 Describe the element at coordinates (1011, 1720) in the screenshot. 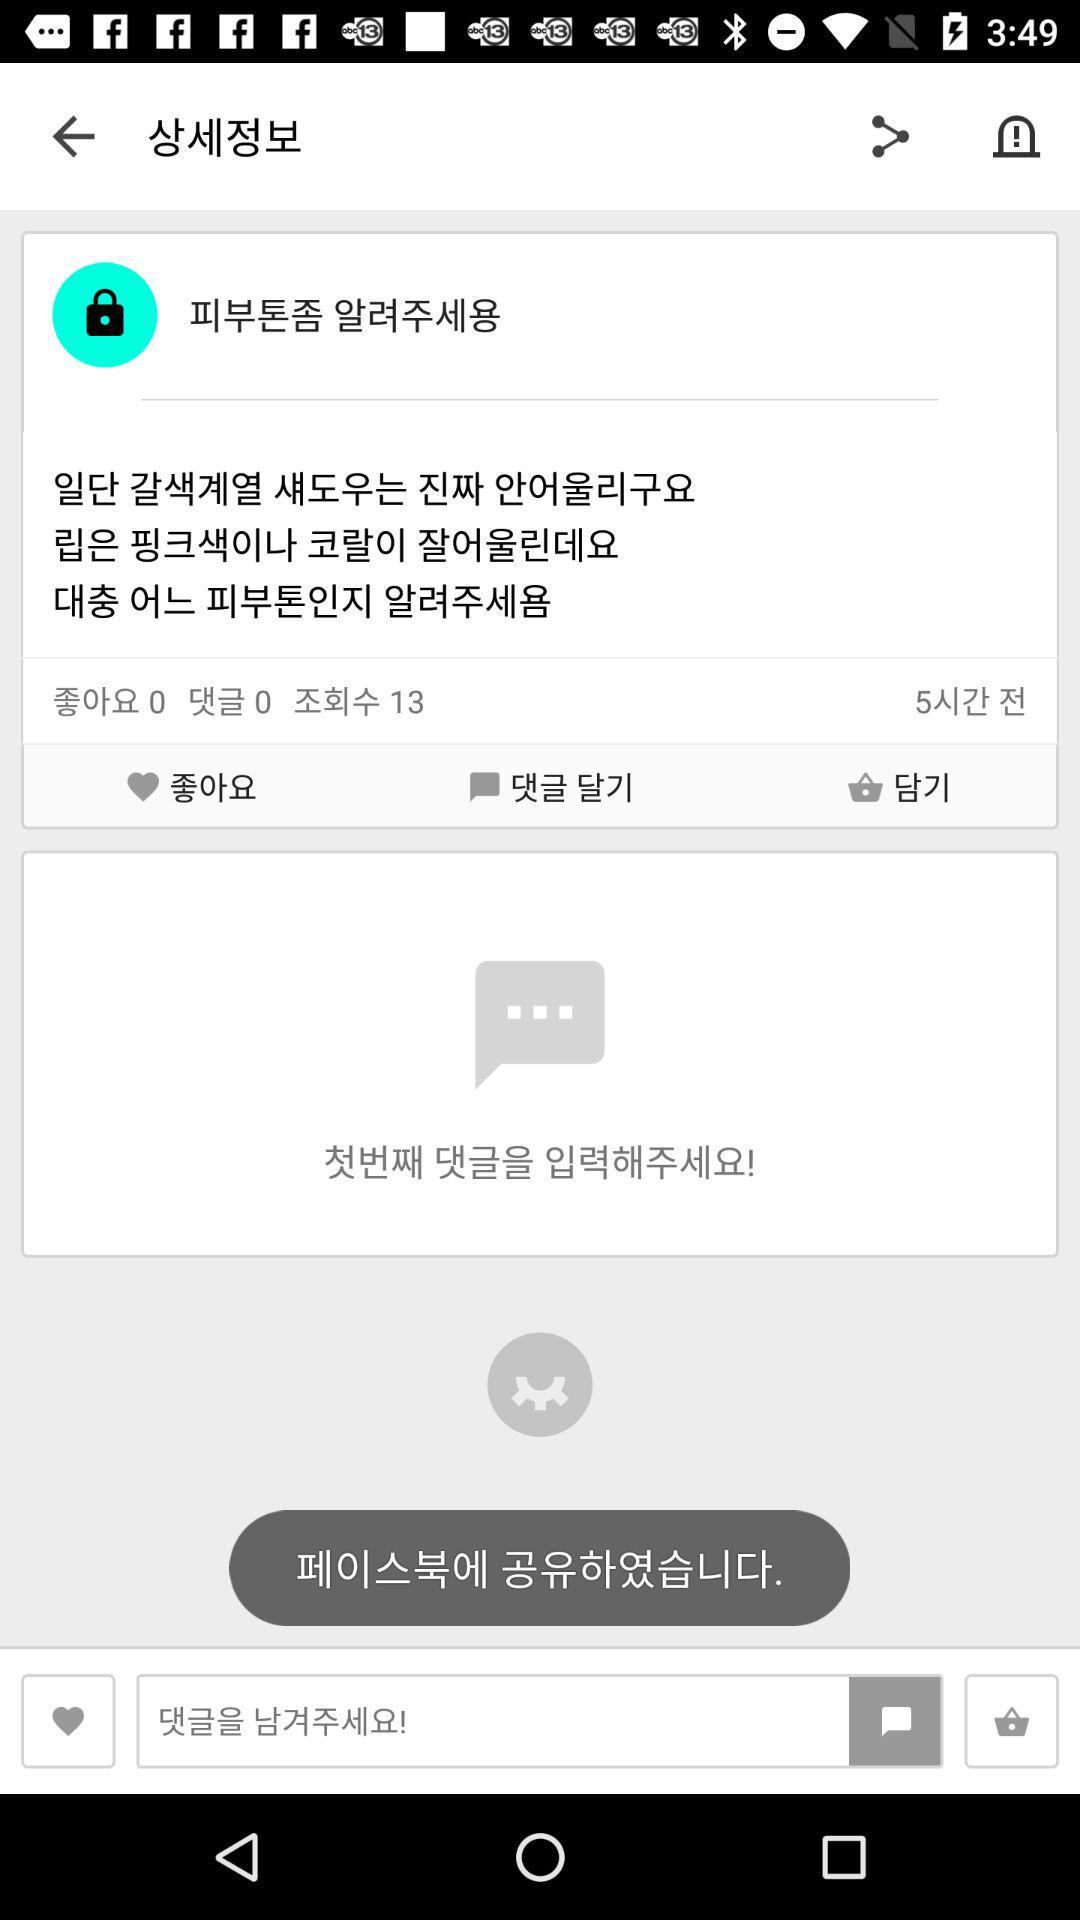

I see `the cart icon` at that location.